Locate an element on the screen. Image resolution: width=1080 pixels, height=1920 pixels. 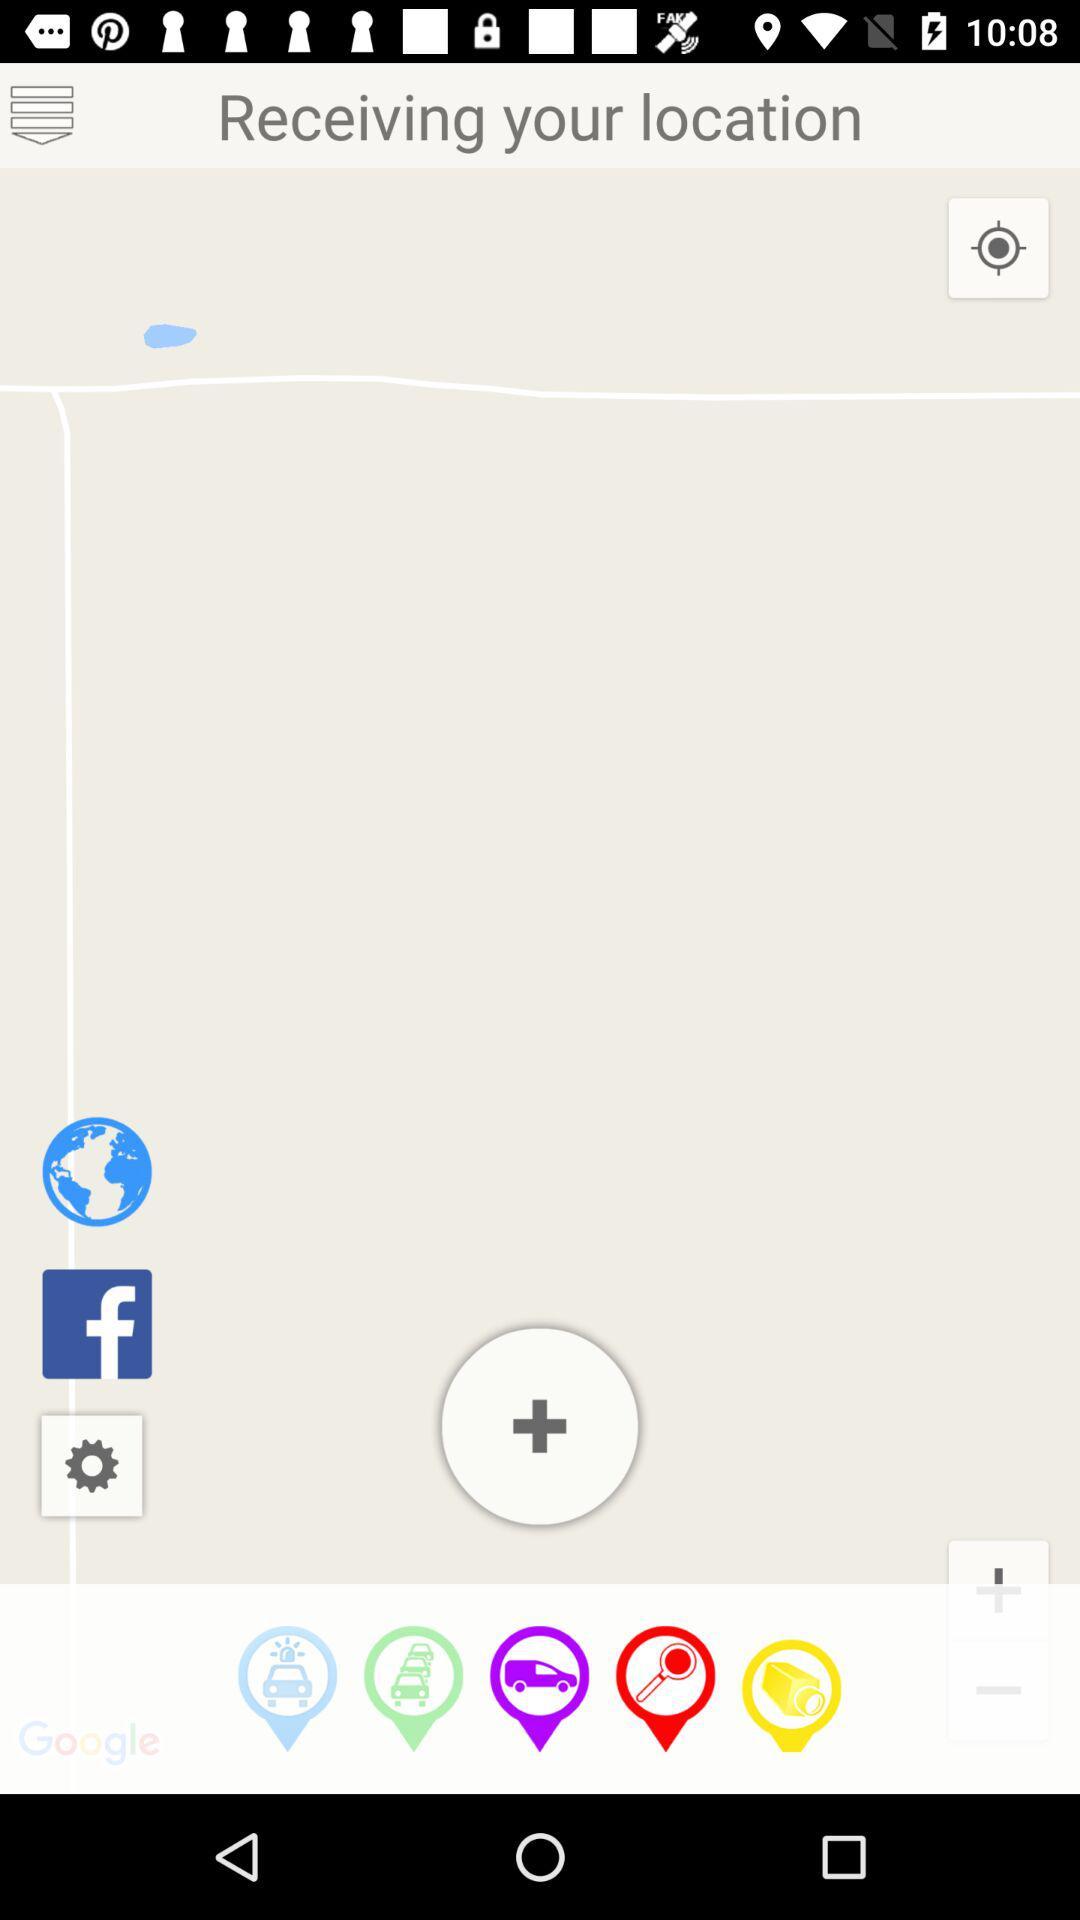
the icon at the top right corner is located at coordinates (998, 248).